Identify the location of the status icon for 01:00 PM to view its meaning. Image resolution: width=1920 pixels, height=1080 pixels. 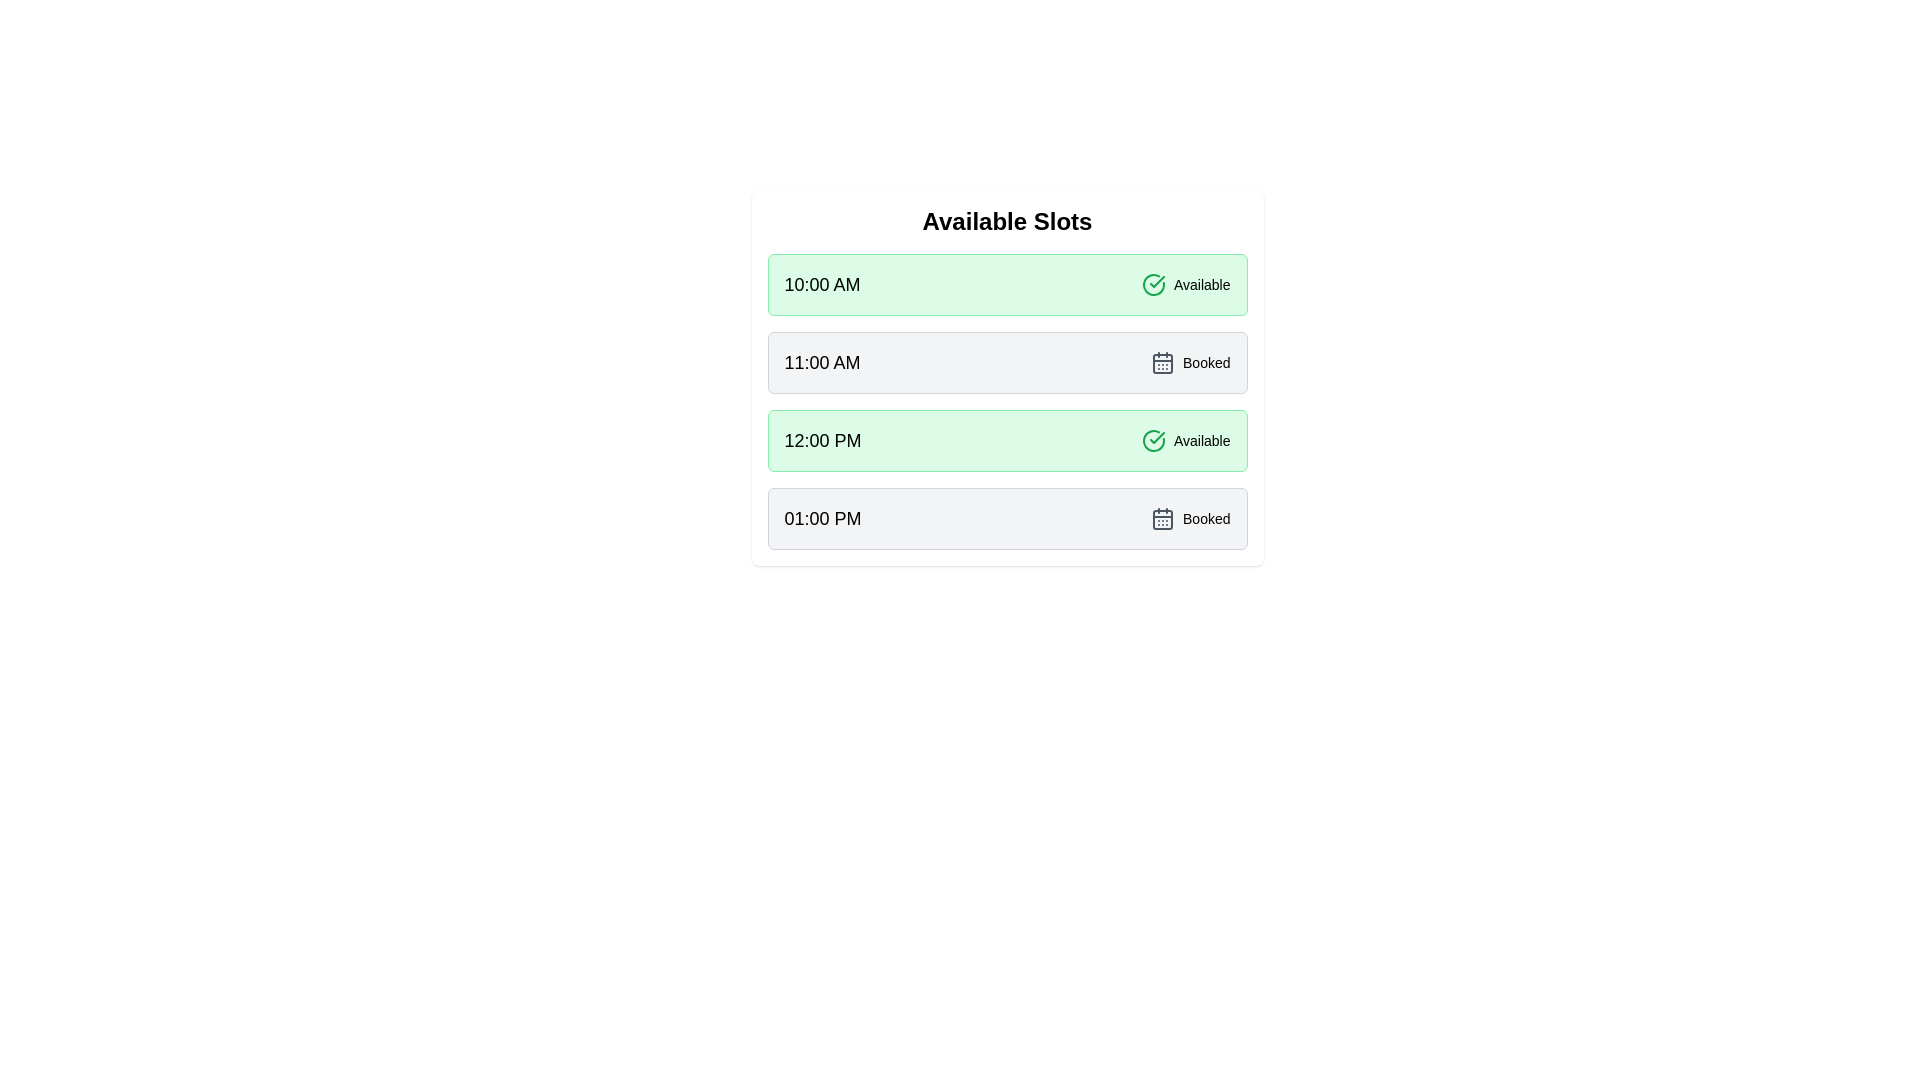
(1162, 518).